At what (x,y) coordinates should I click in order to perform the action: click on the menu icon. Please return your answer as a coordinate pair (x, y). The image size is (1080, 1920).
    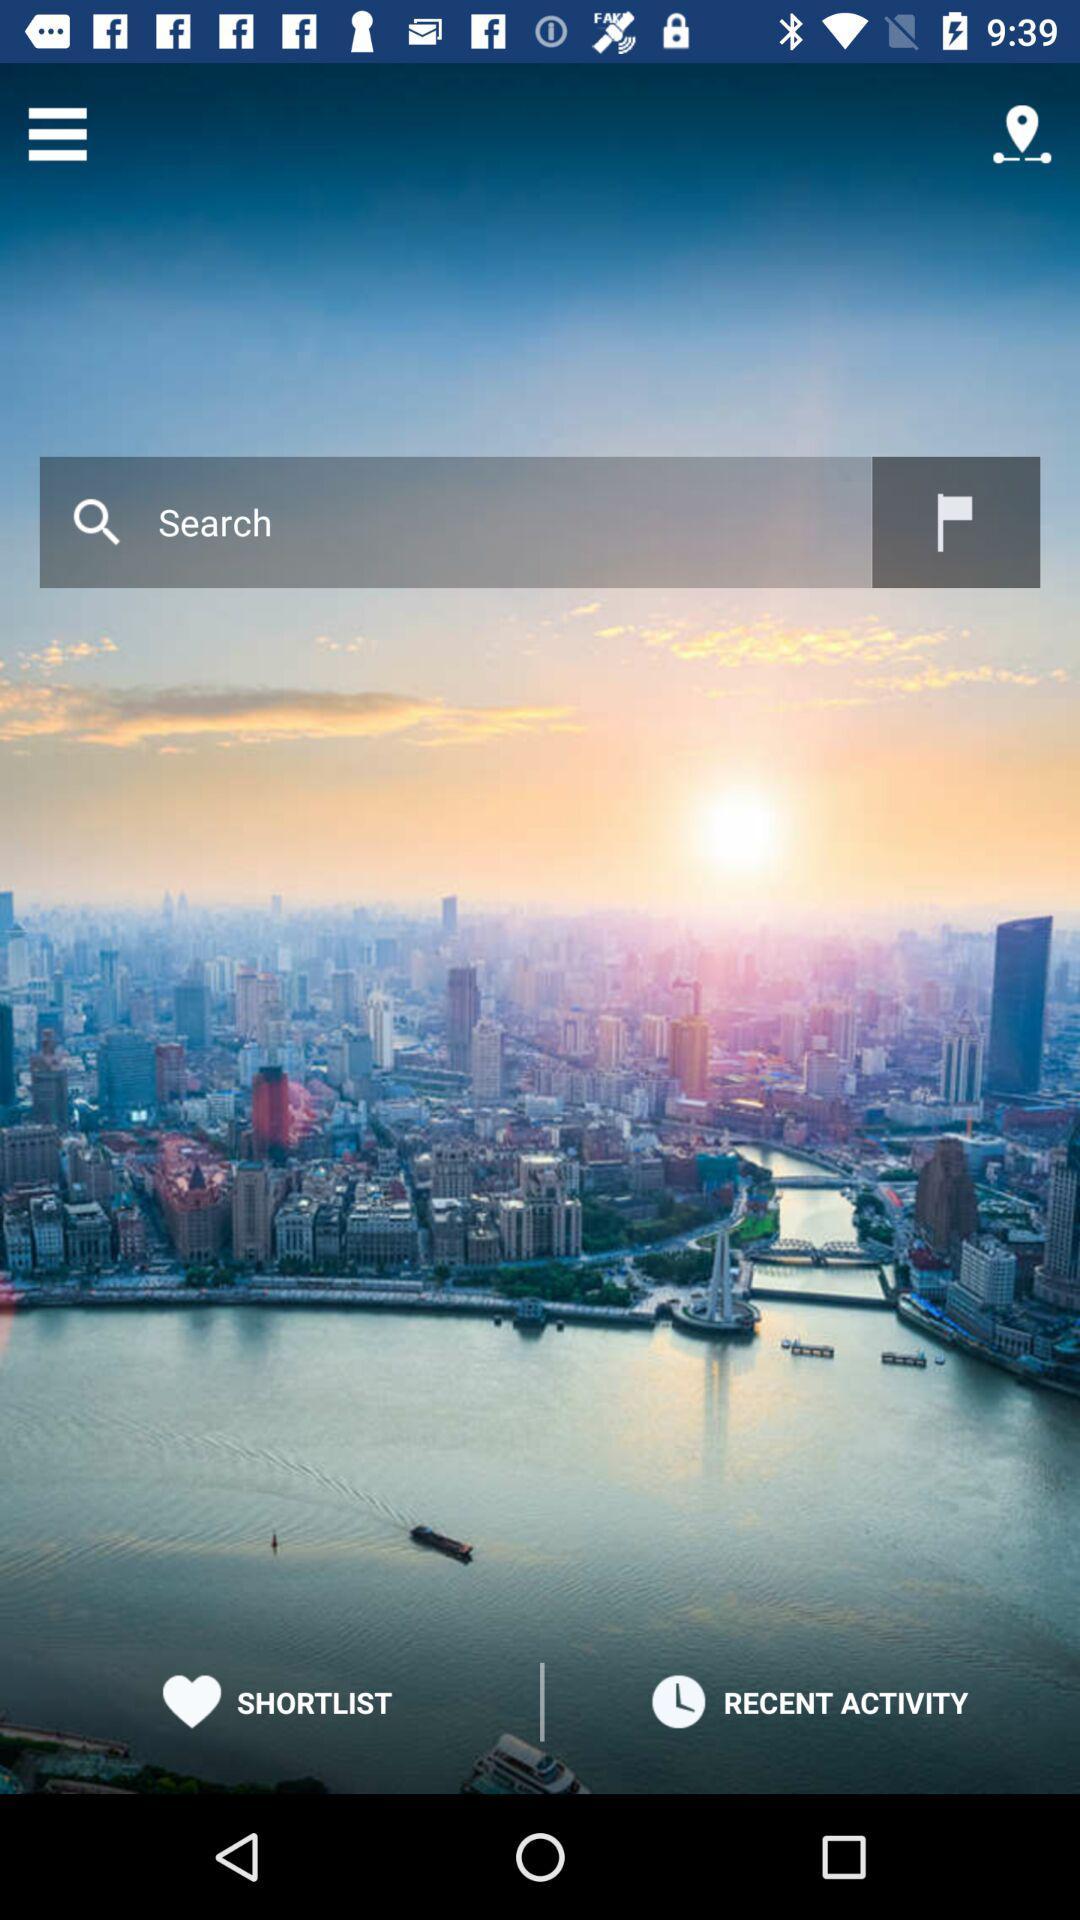
    Looking at the image, I should click on (56, 133).